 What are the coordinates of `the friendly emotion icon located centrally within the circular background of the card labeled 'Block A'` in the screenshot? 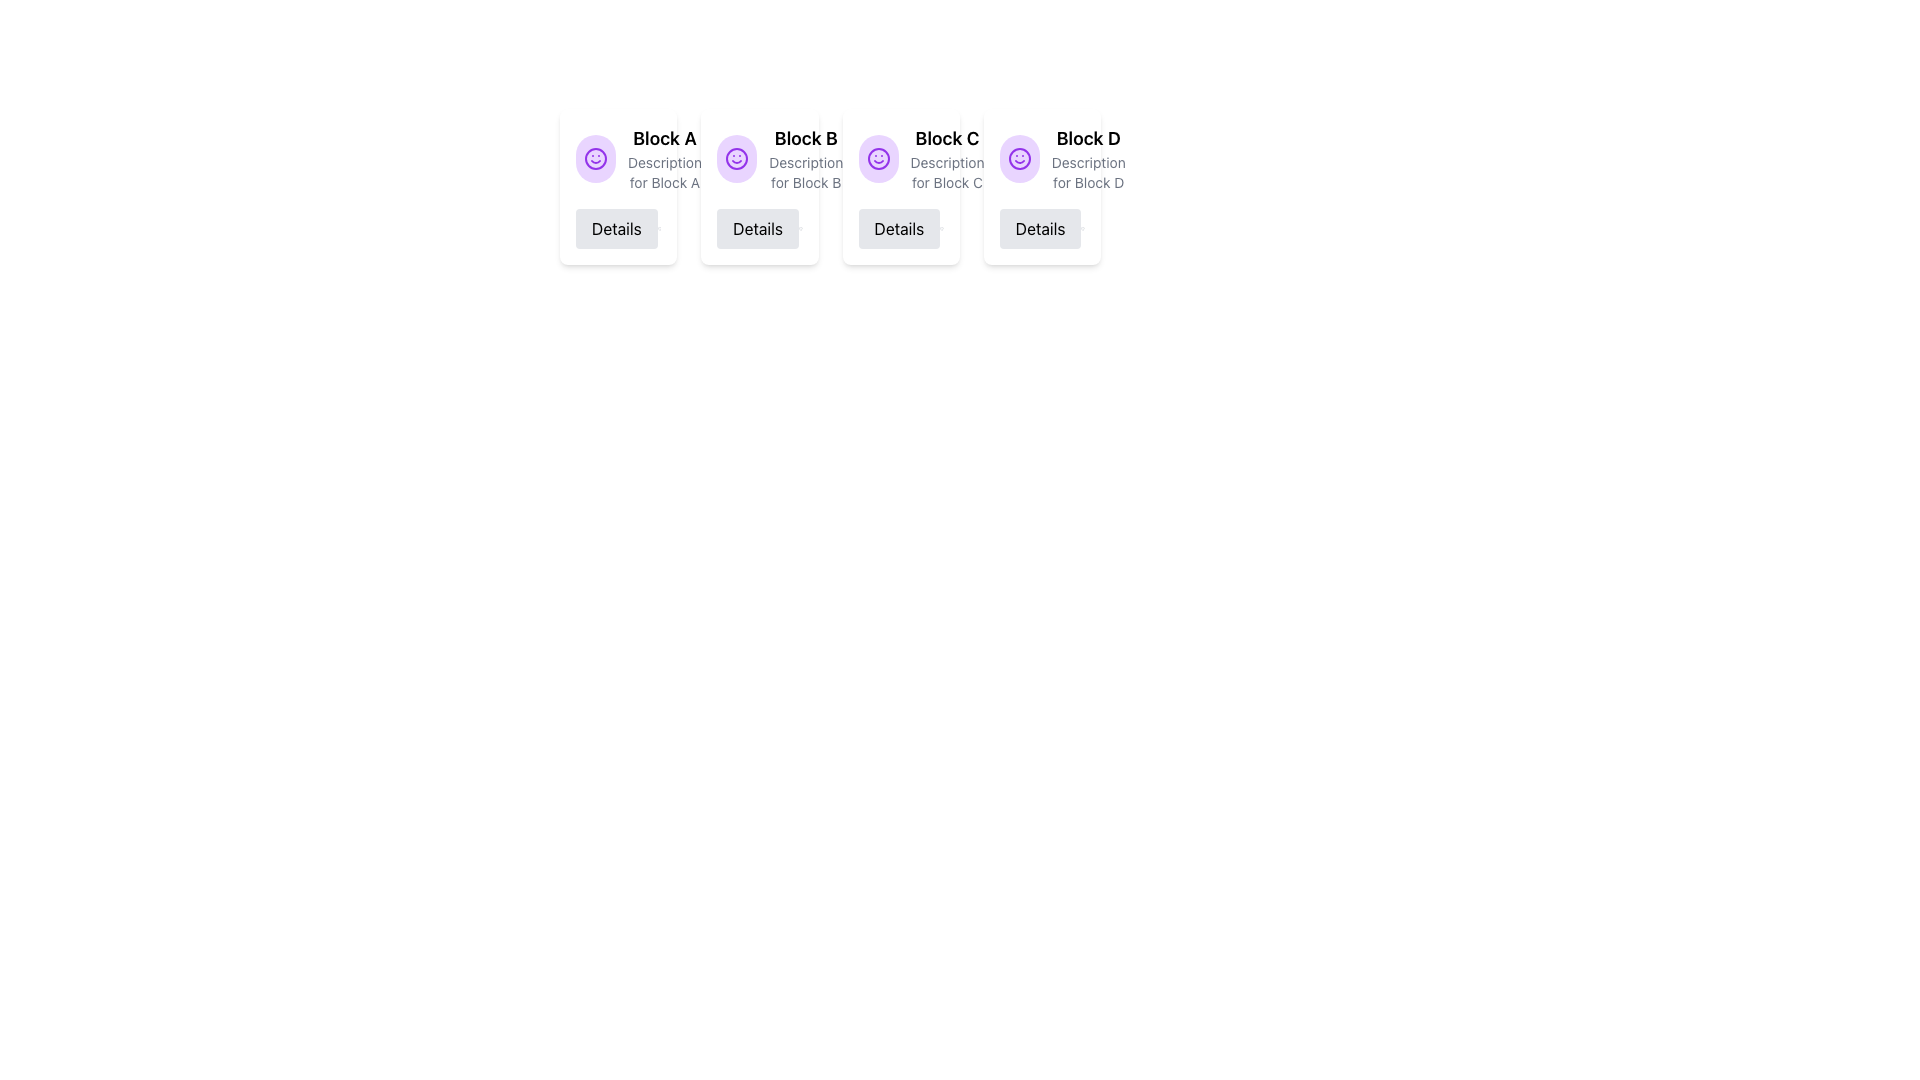 It's located at (736, 157).